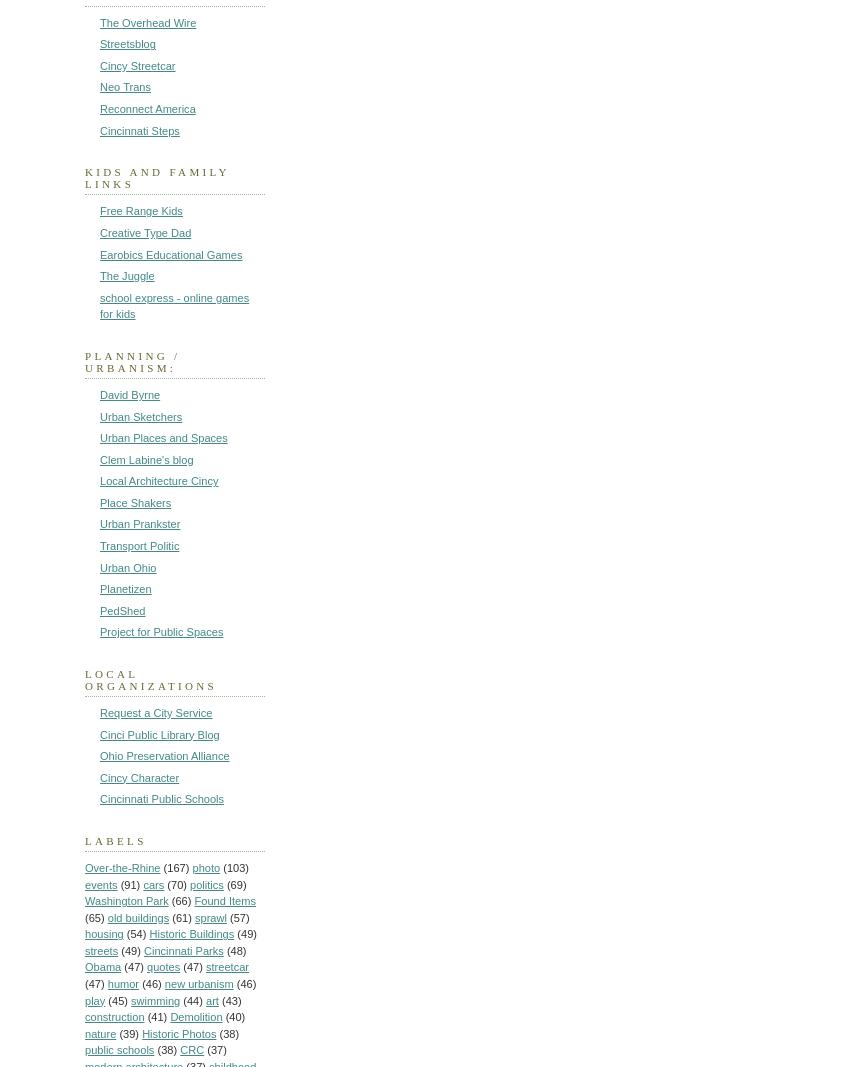 The width and height of the screenshot is (850, 1067). What do you see at coordinates (192, 900) in the screenshot?
I see `'Found Items'` at bounding box center [192, 900].